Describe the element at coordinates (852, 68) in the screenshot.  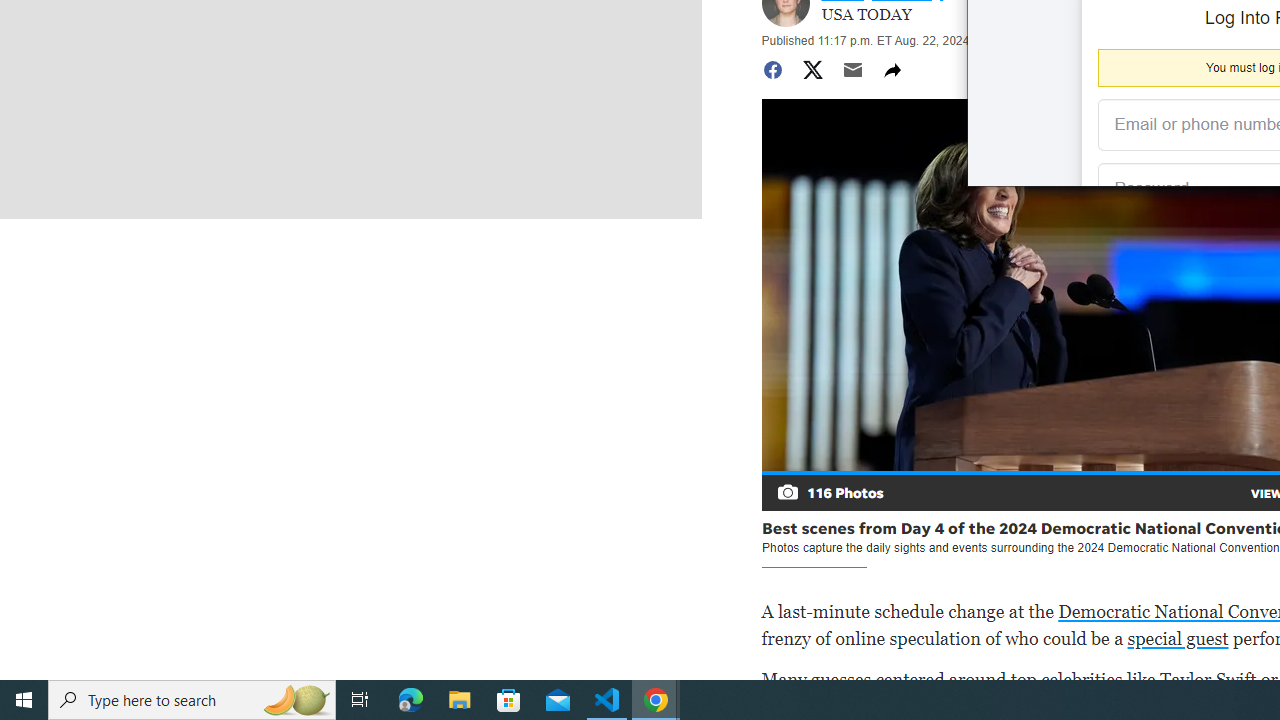
I see `'Share by email'` at that location.